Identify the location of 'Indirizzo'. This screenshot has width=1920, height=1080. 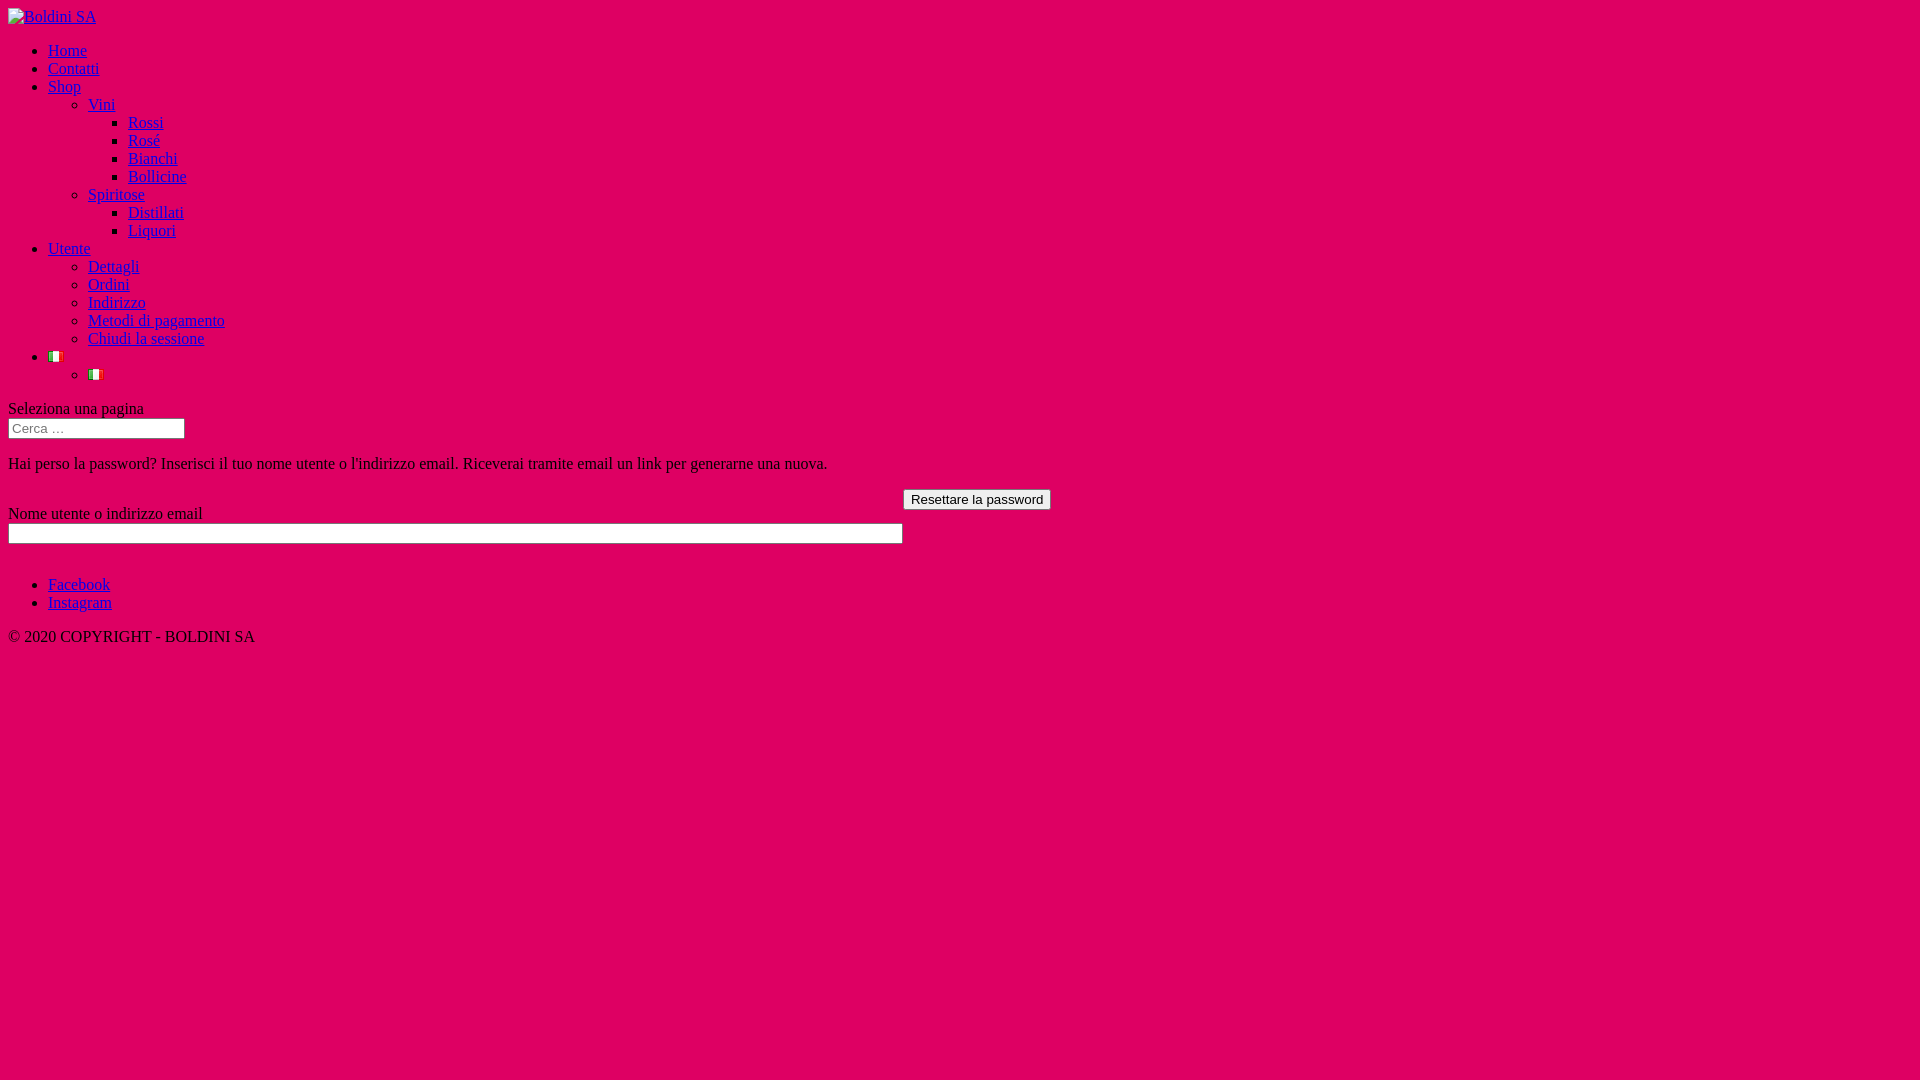
(115, 302).